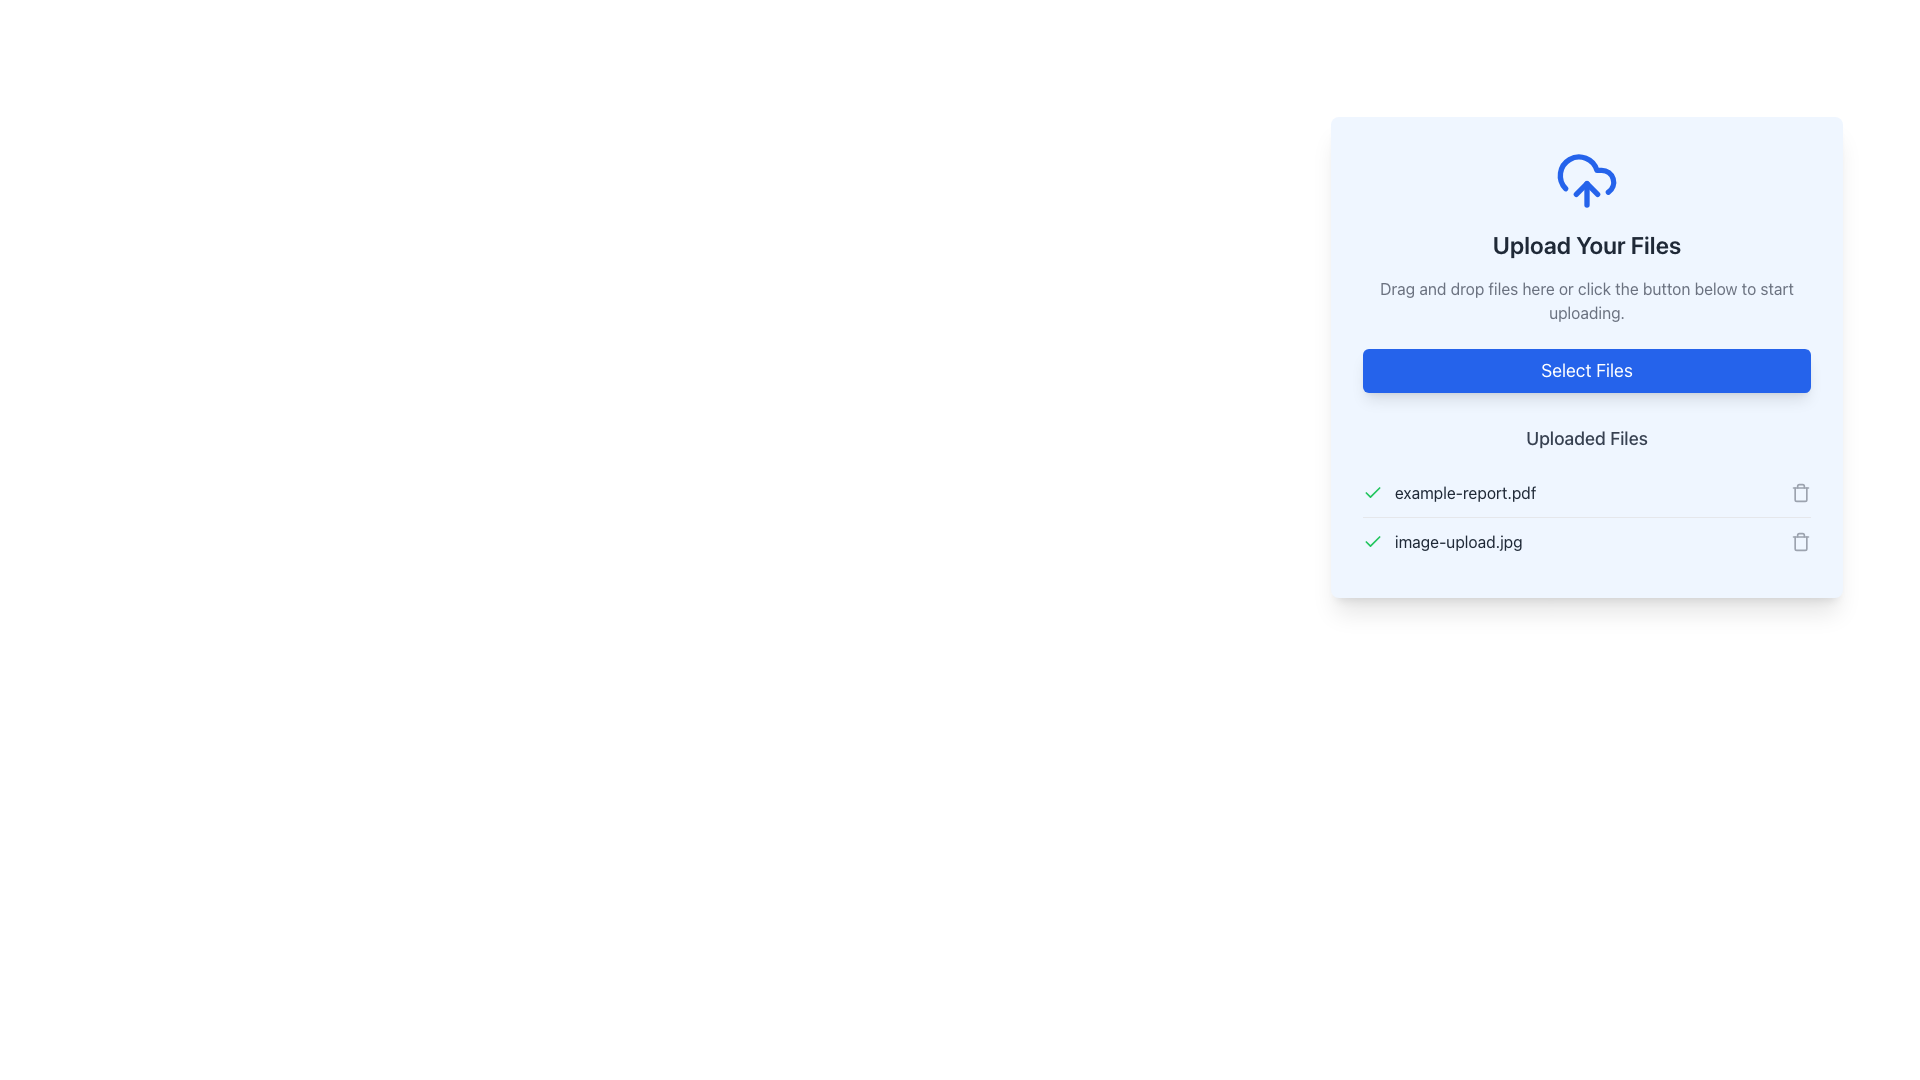 The height and width of the screenshot is (1080, 1920). What do you see at coordinates (1586, 356) in the screenshot?
I see `the File upload module with a light blue background containing the 'Select Files' button` at bounding box center [1586, 356].